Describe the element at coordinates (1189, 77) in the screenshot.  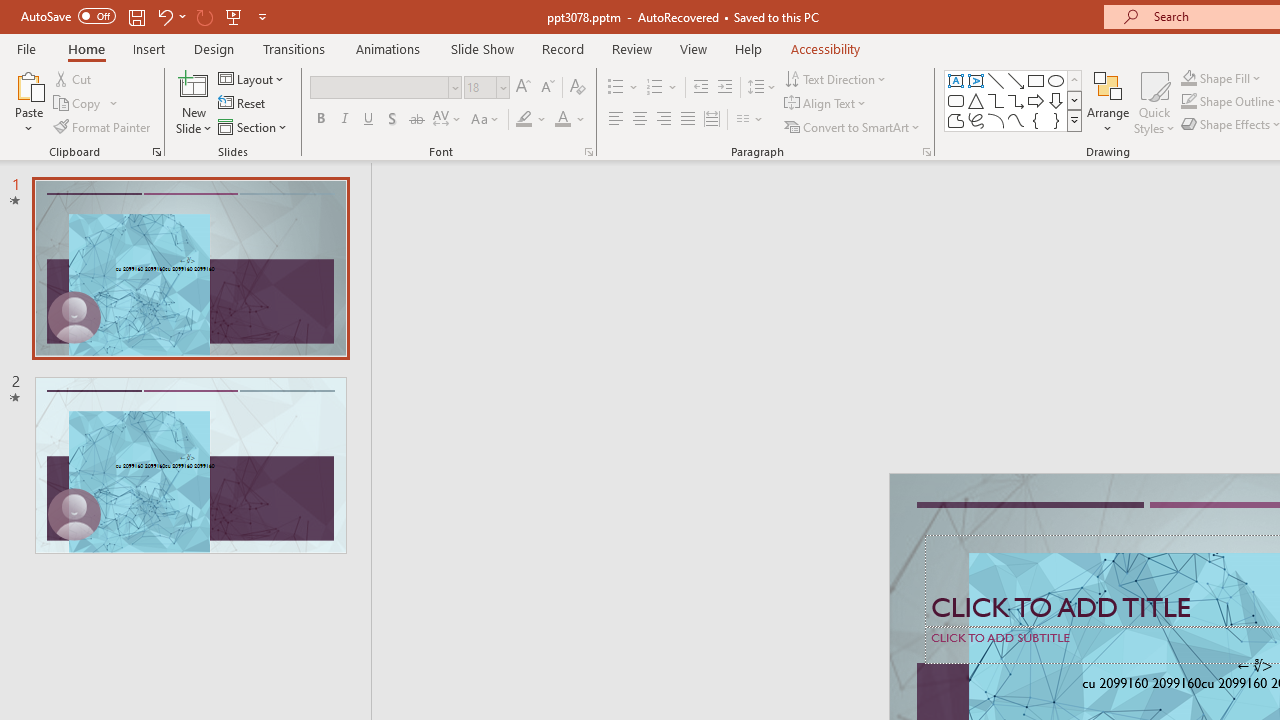
I see `'Shape Fill Dark Green, Accent 2'` at that location.